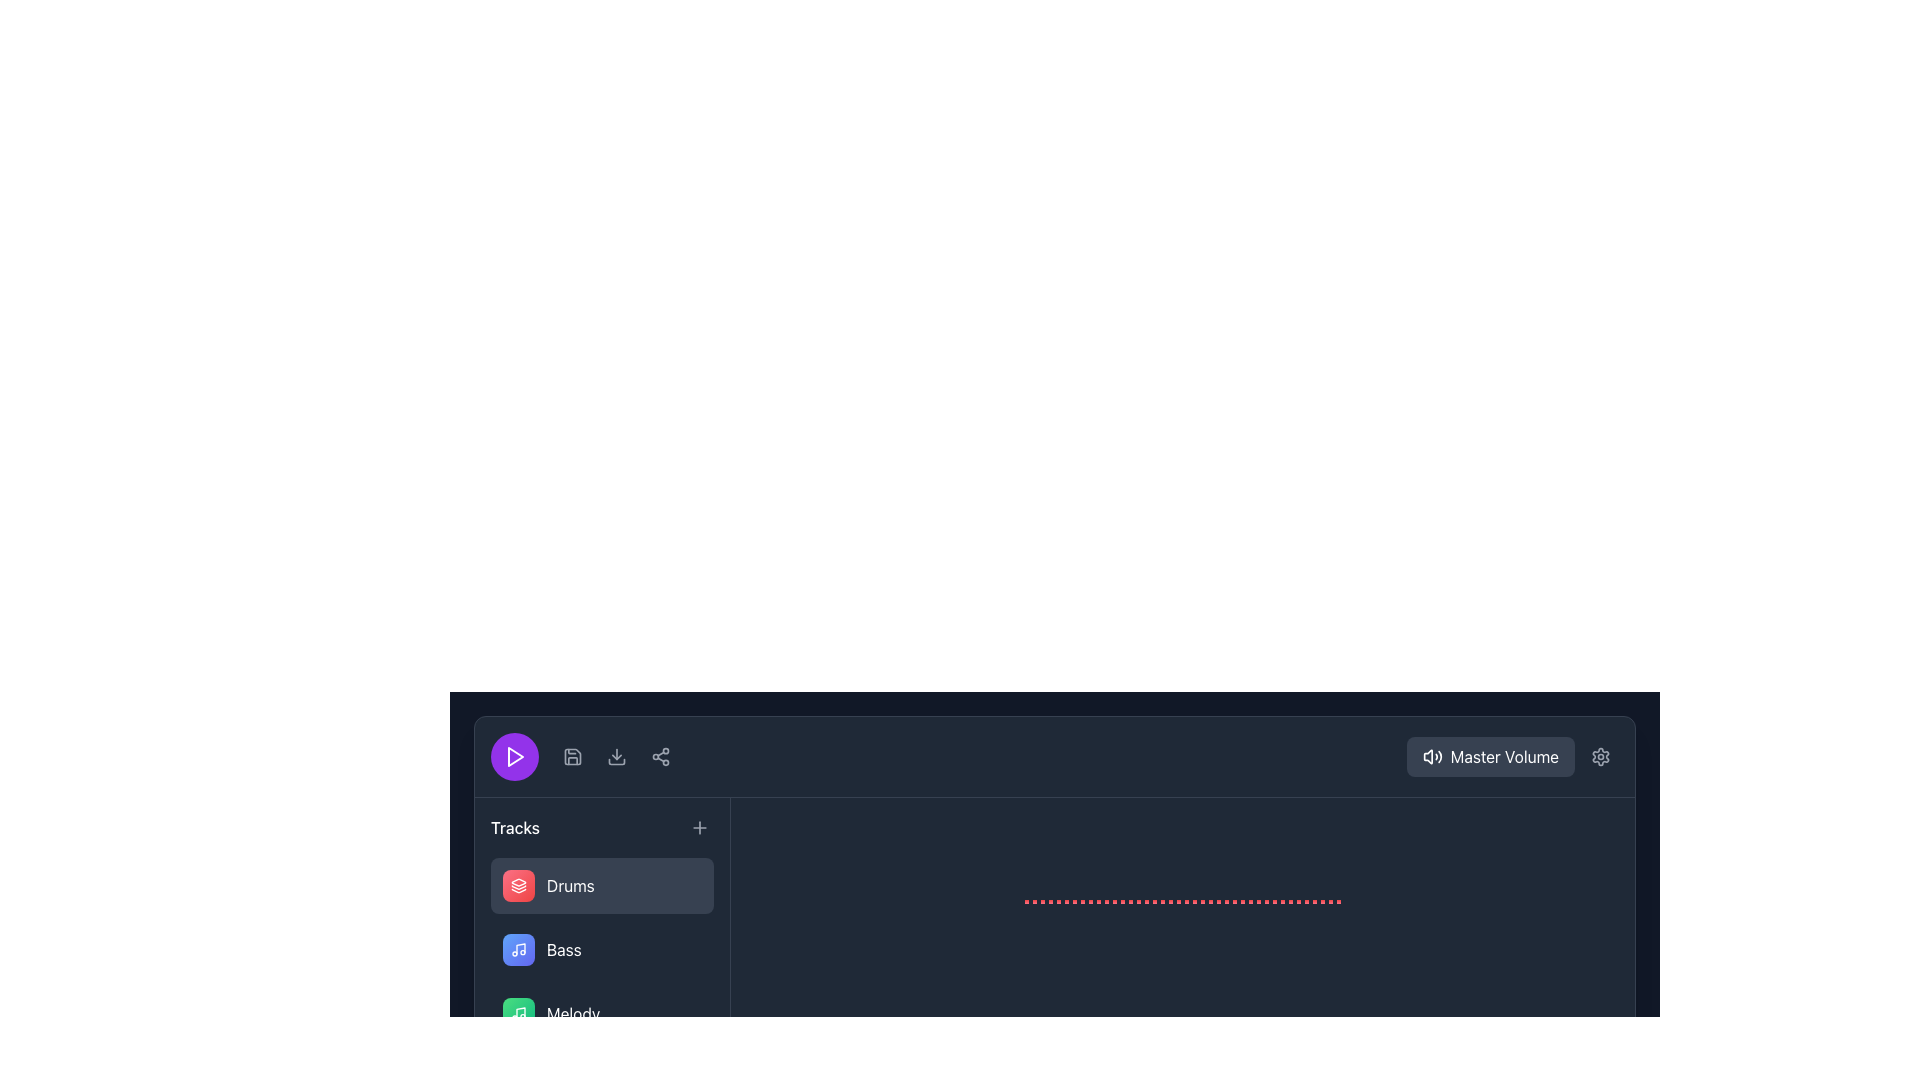  I want to click on the 'Bass' track icon located to the left of the label displaying 'Bass', so click(518, 948).